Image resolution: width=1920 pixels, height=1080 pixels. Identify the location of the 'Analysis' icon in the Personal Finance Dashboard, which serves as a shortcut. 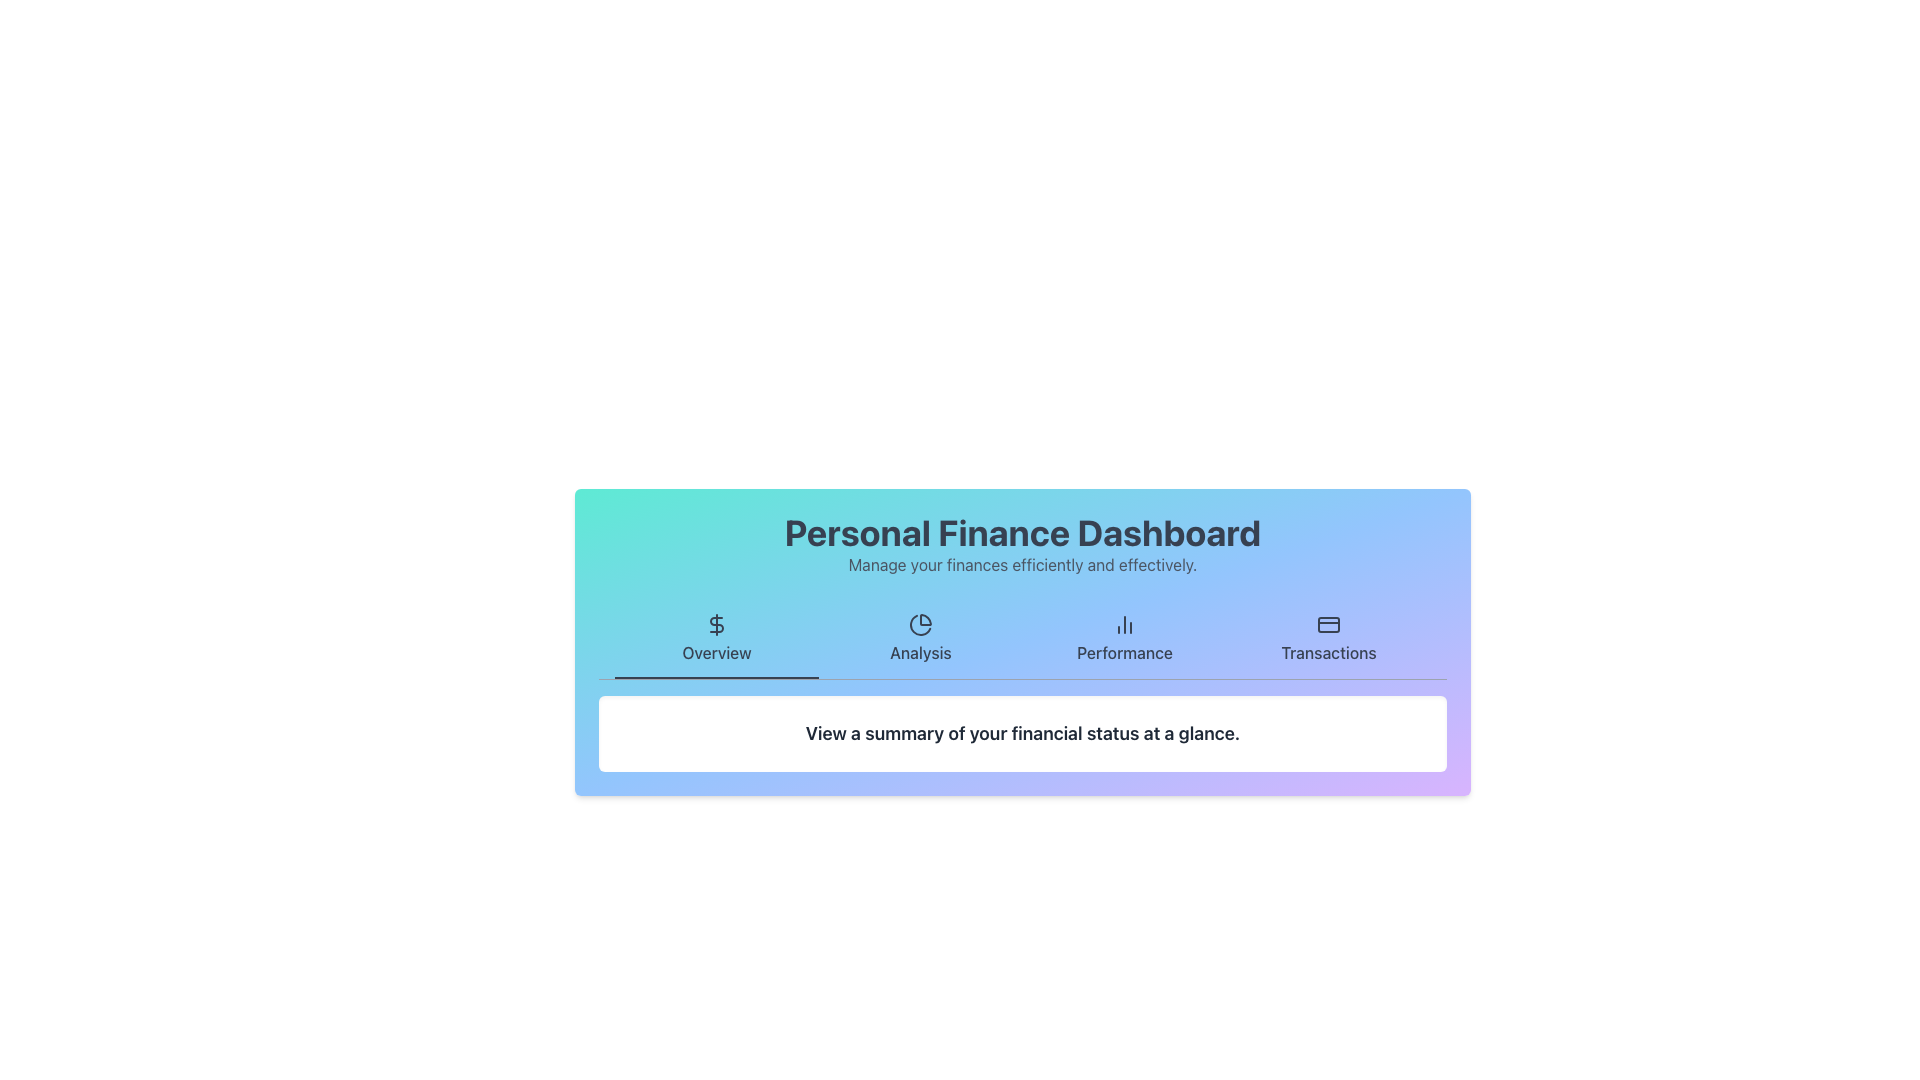
(920, 623).